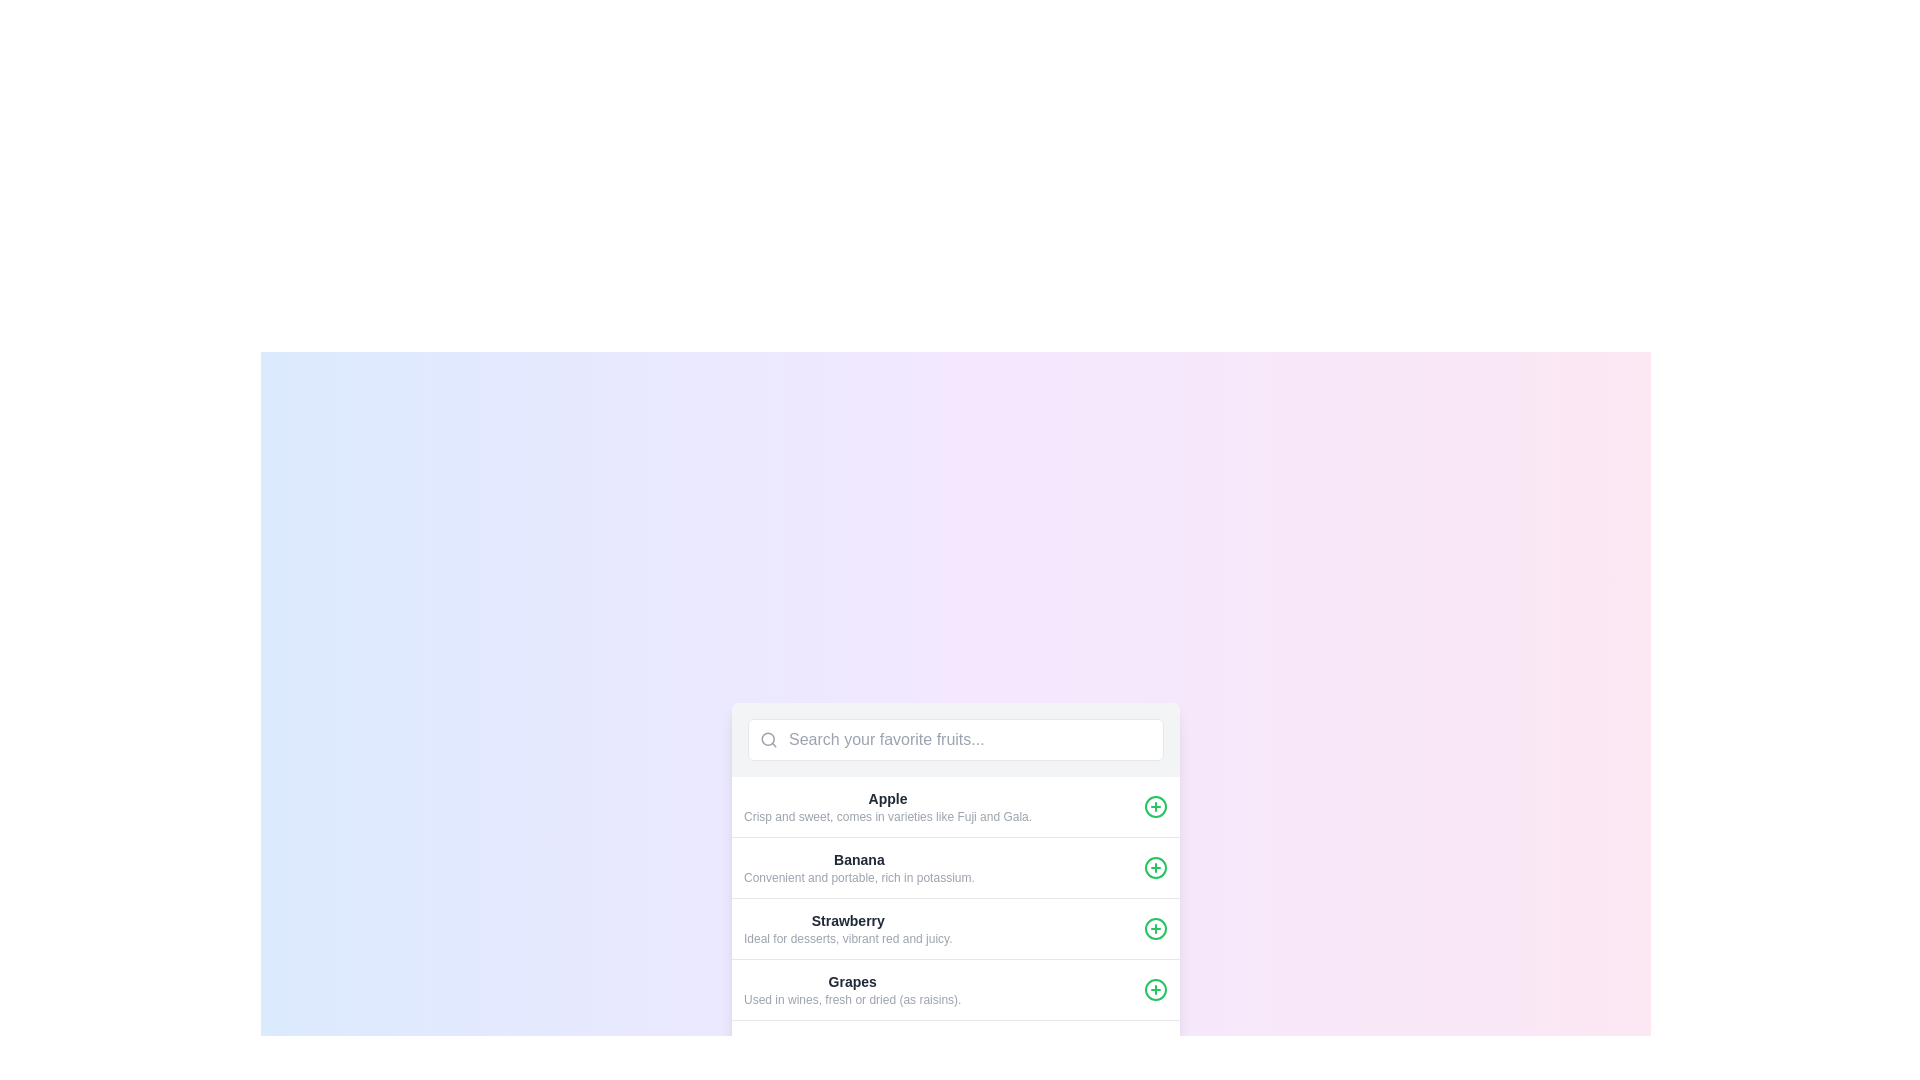  Describe the element at coordinates (954, 805) in the screenshot. I see `description of the first list item titled 'Apple', which includes a subtitle about its varieties and an add icon` at that location.